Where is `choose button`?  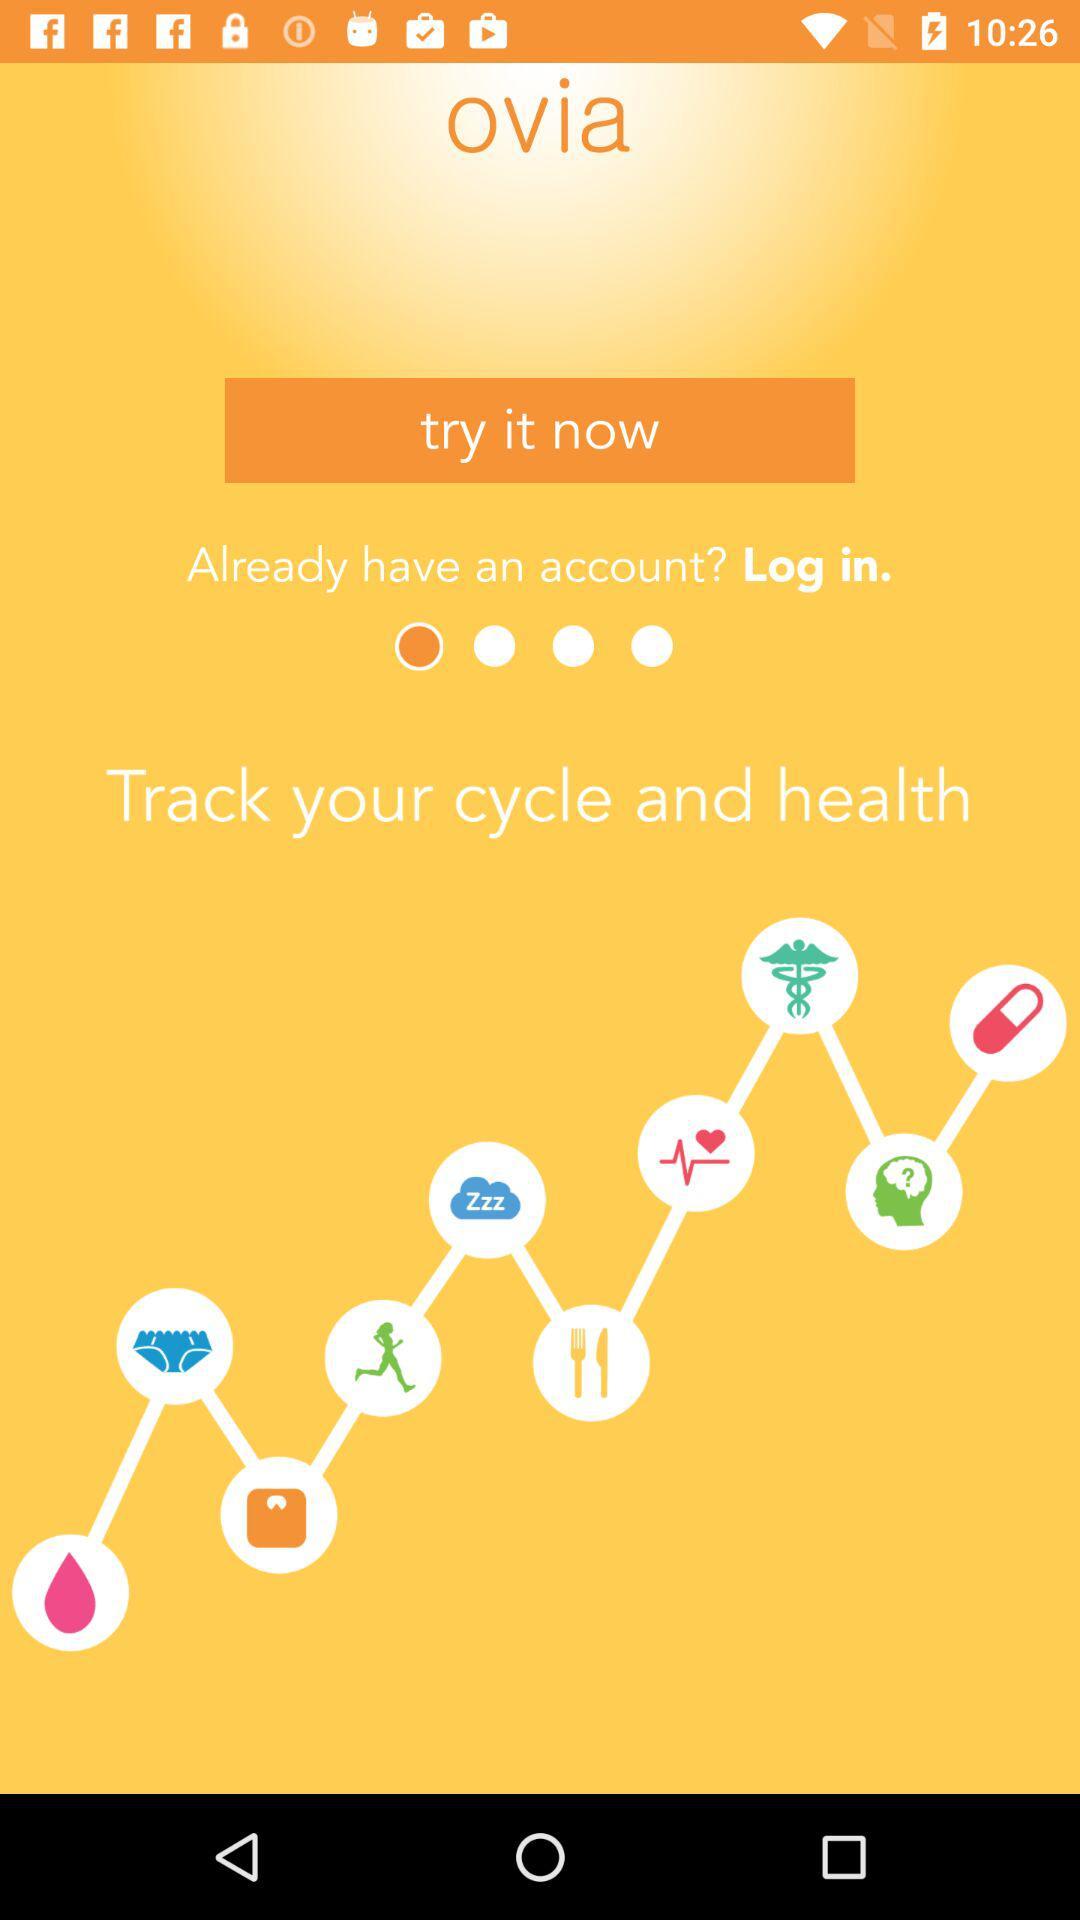 choose button is located at coordinates (420, 646).